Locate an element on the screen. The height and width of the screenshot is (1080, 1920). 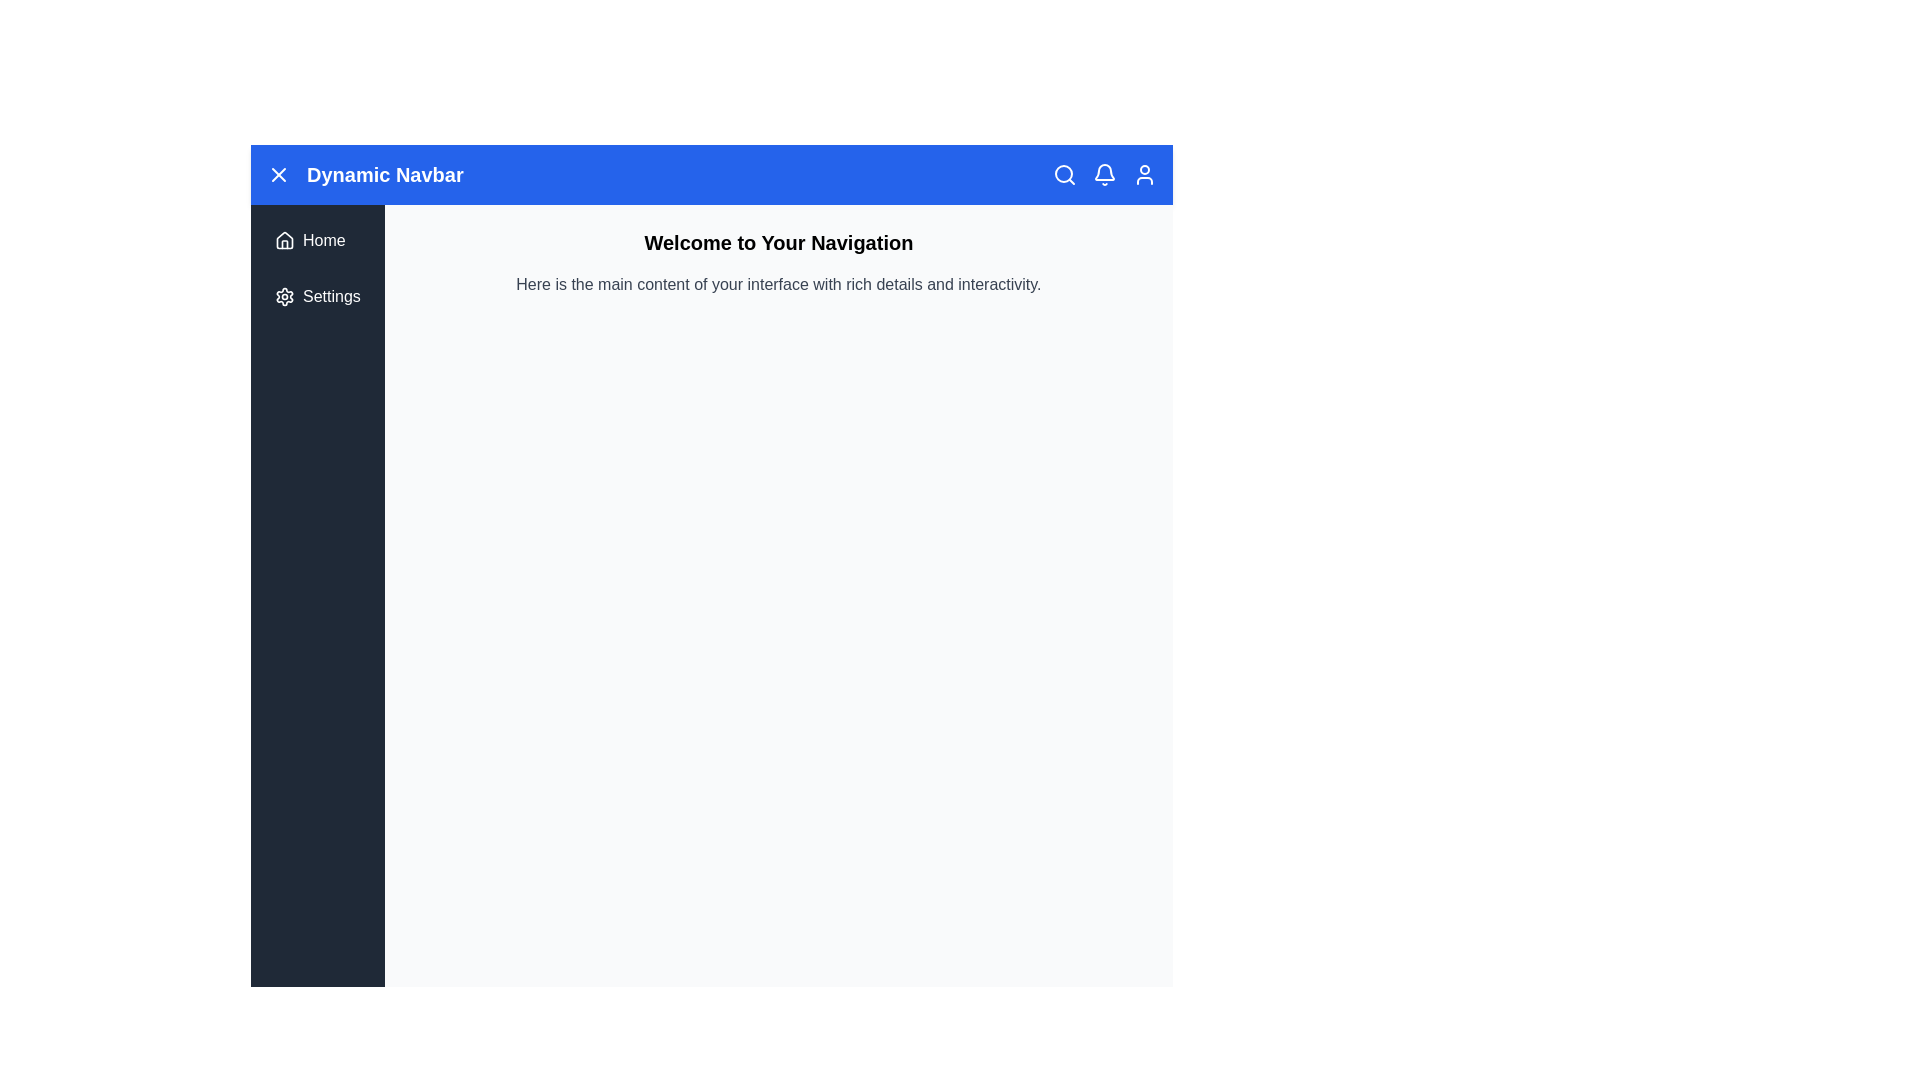
the notification indicator icon located in the top-right navigation bar is located at coordinates (1103, 173).